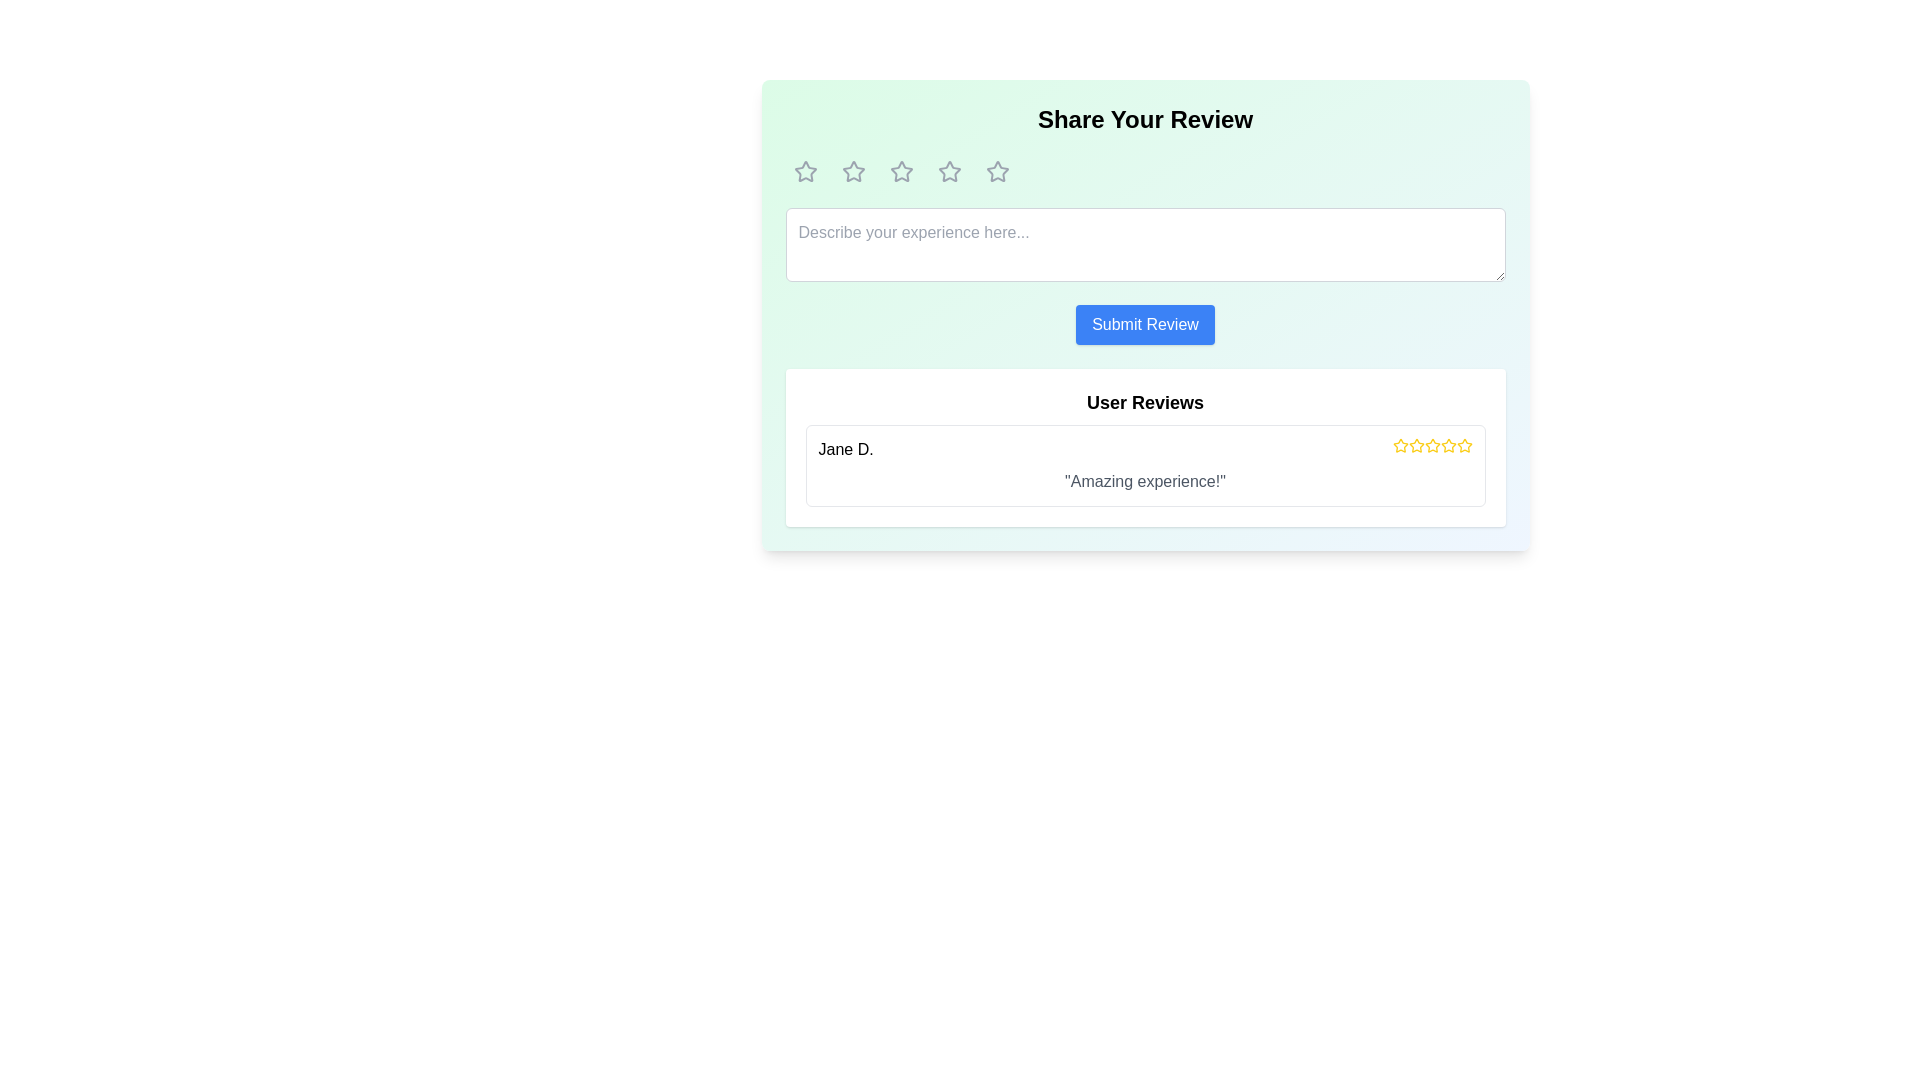  What do you see at coordinates (1431, 445) in the screenshot?
I see `the fourth star icon in a group of five stars used for user ratings, located below the review comment from user Jane D` at bounding box center [1431, 445].